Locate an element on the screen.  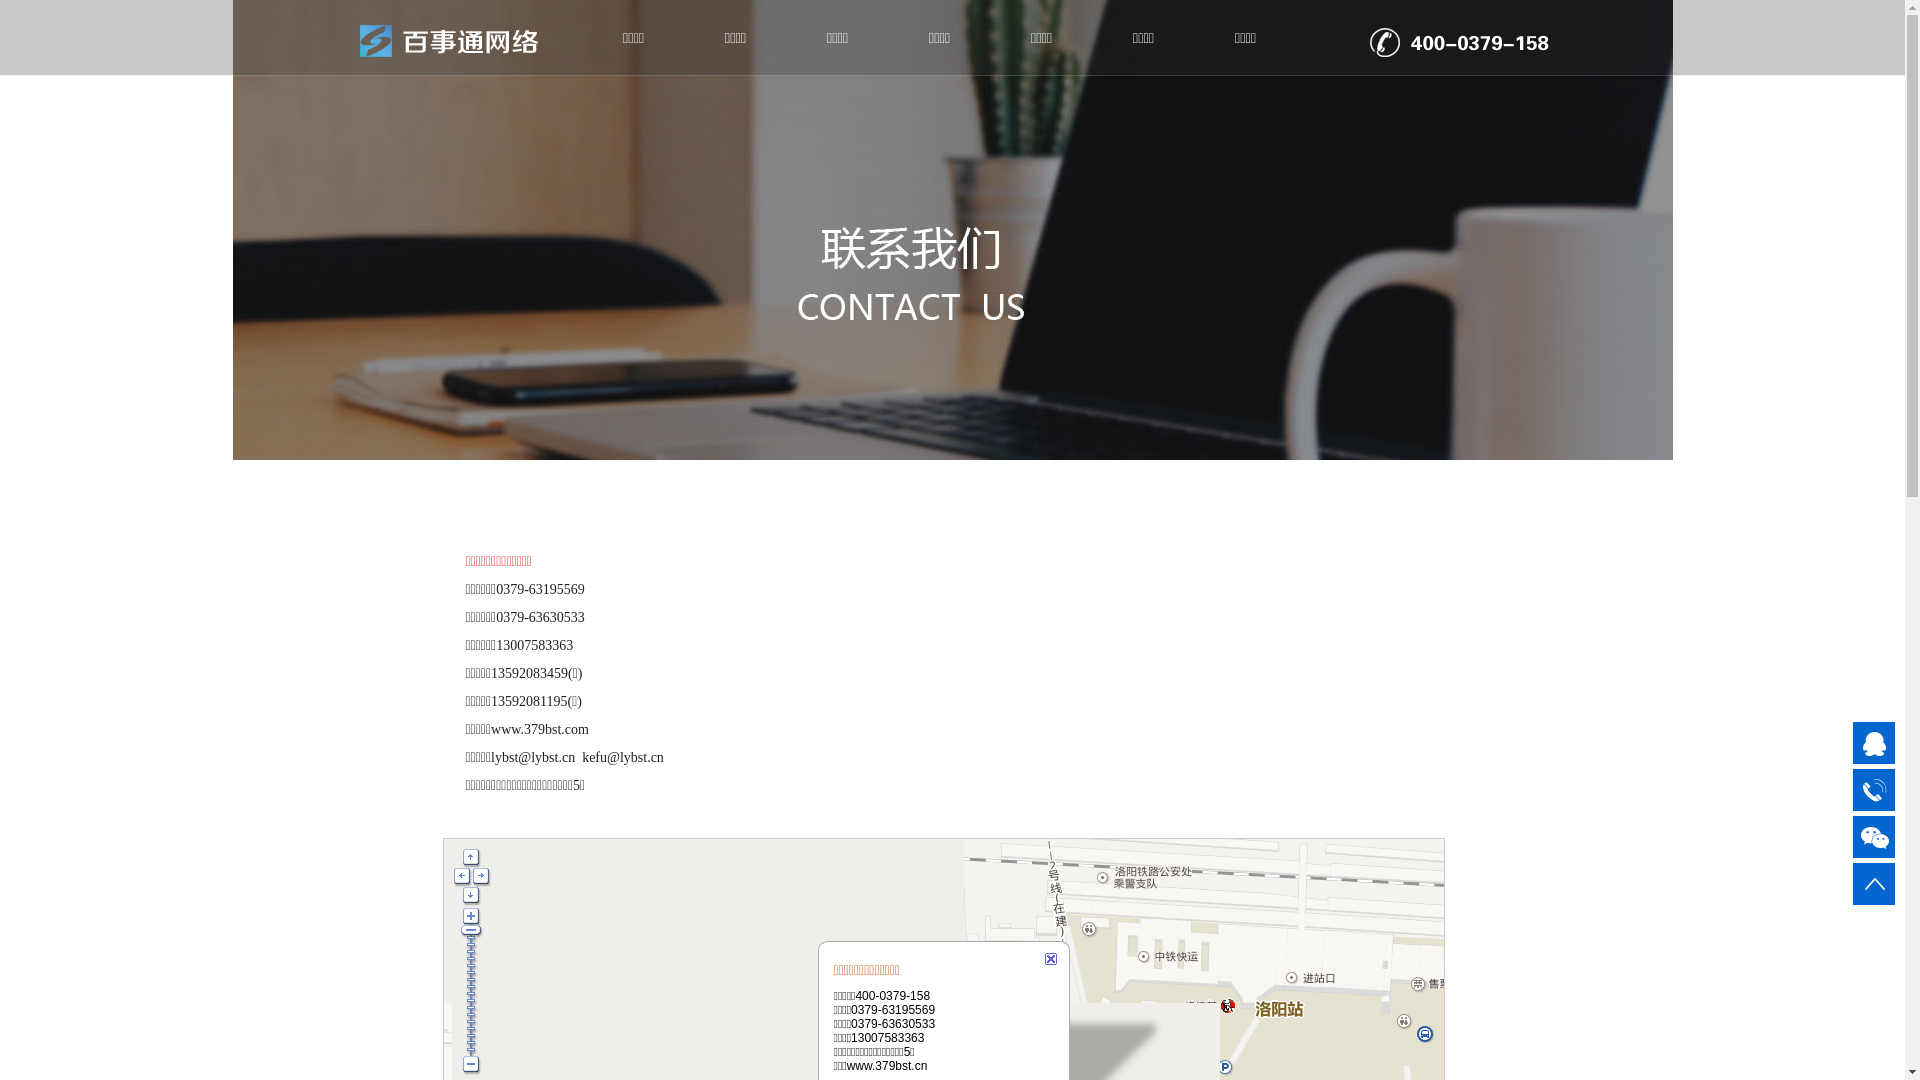
'kefu@lybst.cn' is located at coordinates (622, 756).